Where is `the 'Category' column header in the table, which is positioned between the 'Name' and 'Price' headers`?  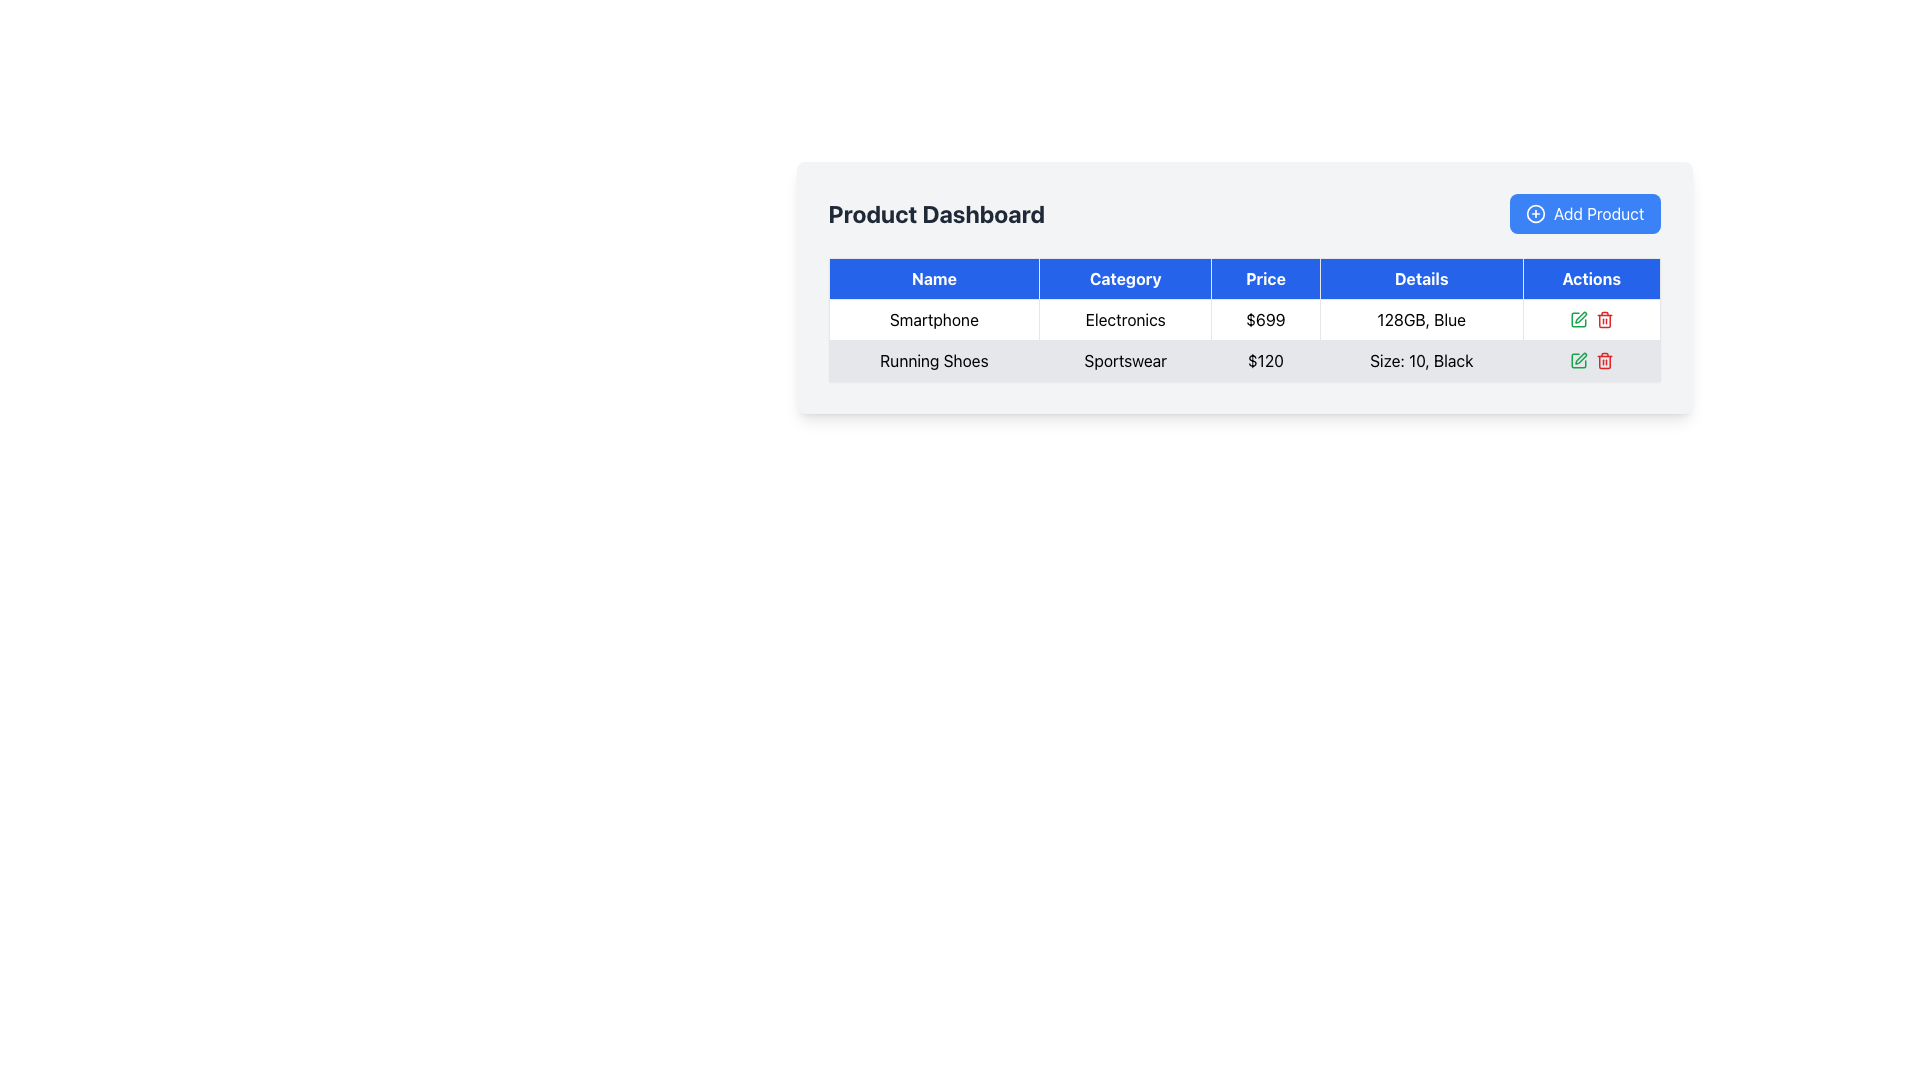
the 'Category' column header in the table, which is positioned between the 'Name' and 'Price' headers is located at coordinates (1125, 278).